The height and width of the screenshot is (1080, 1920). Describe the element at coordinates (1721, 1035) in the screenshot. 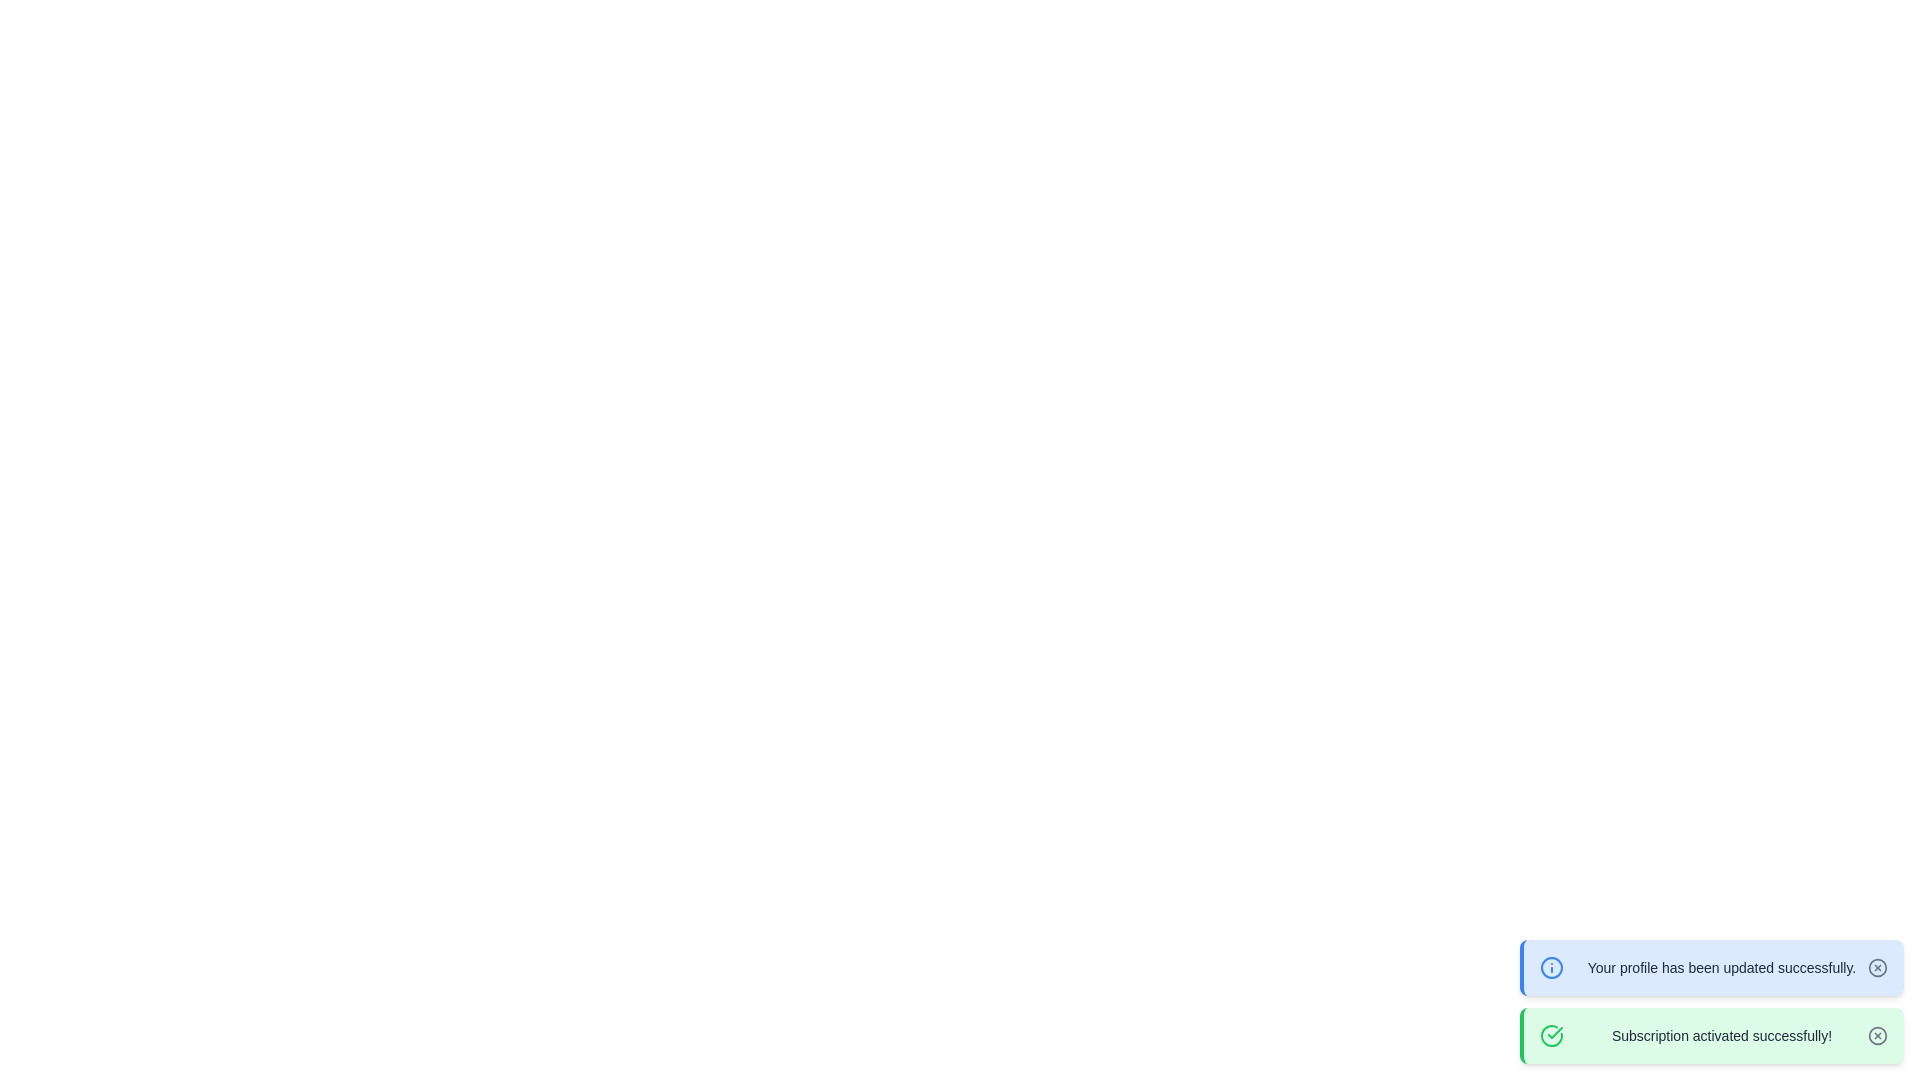

I see `the static text displaying 'Subscription activated successfully!' which is styled with a grayish-dark text color on a light green background` at that location.